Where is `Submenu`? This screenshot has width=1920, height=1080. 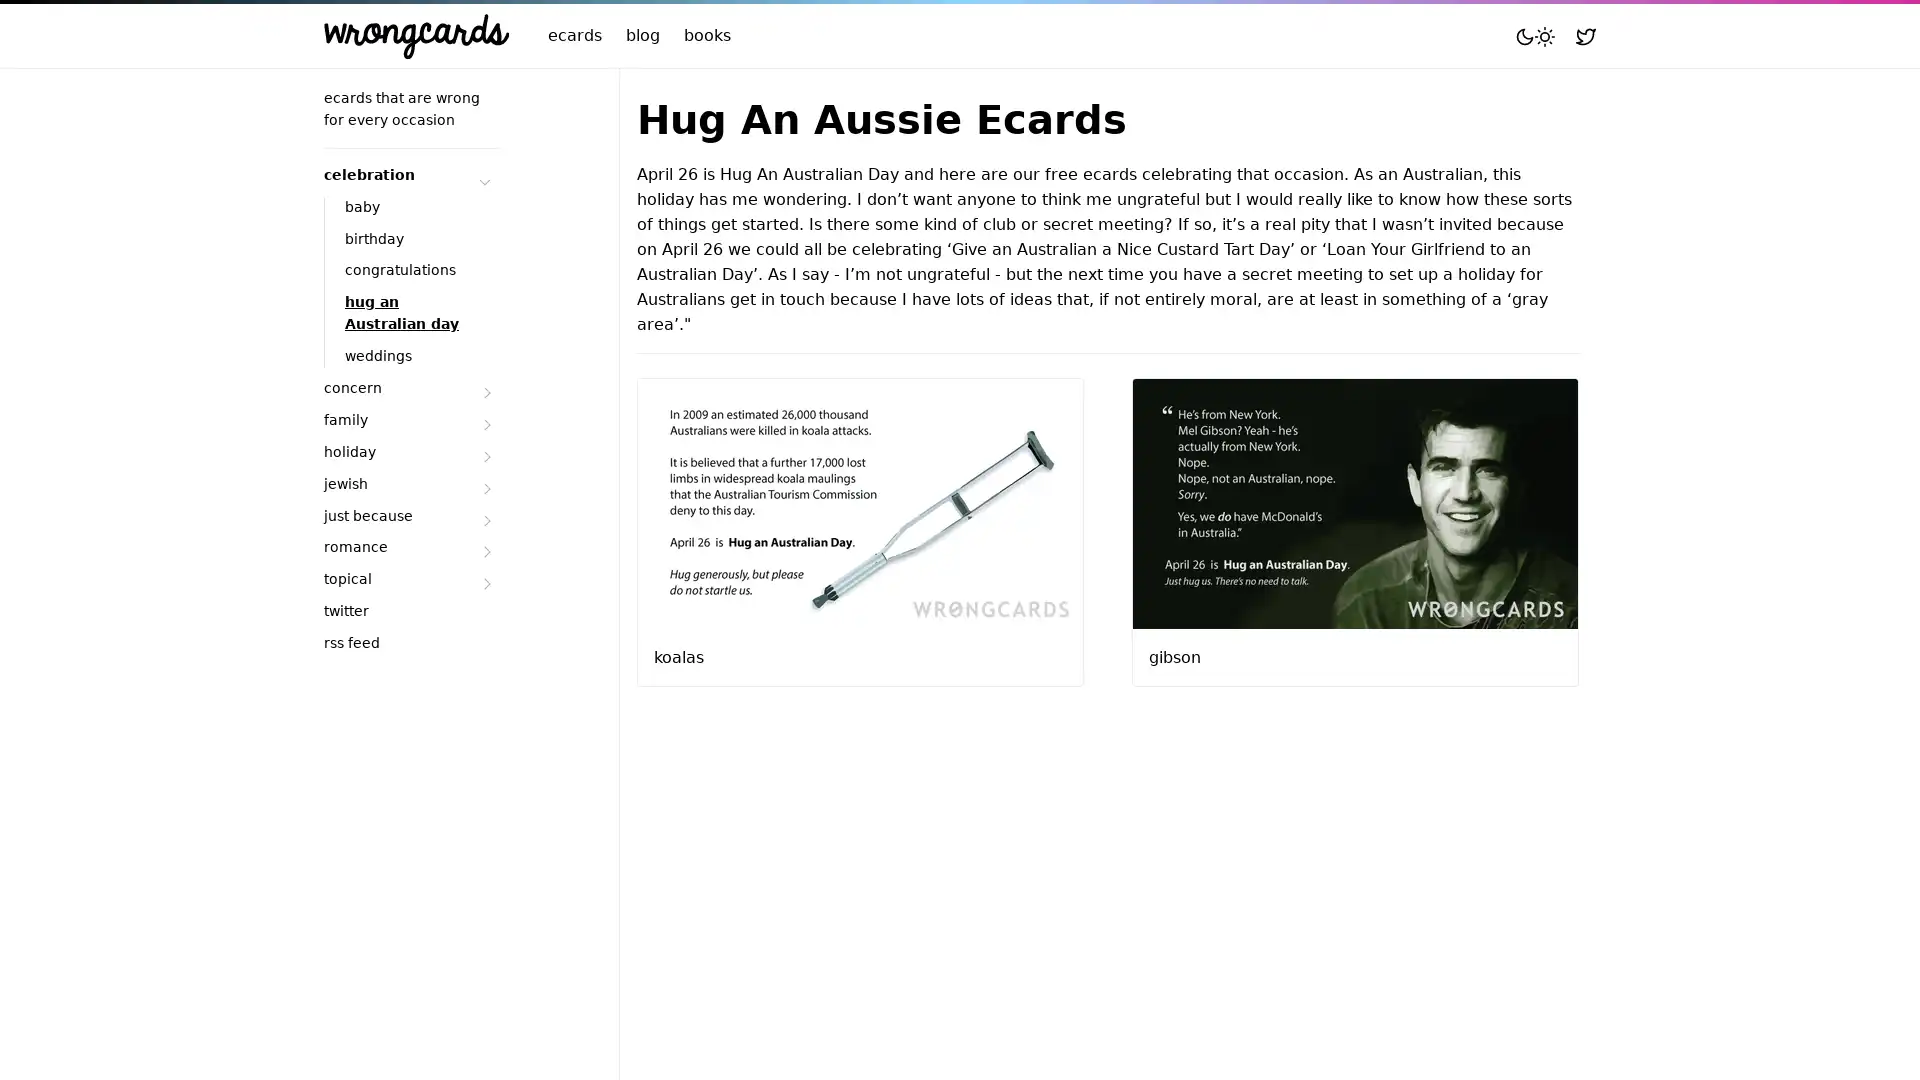
Submenu is located at coordinates (484, 551).